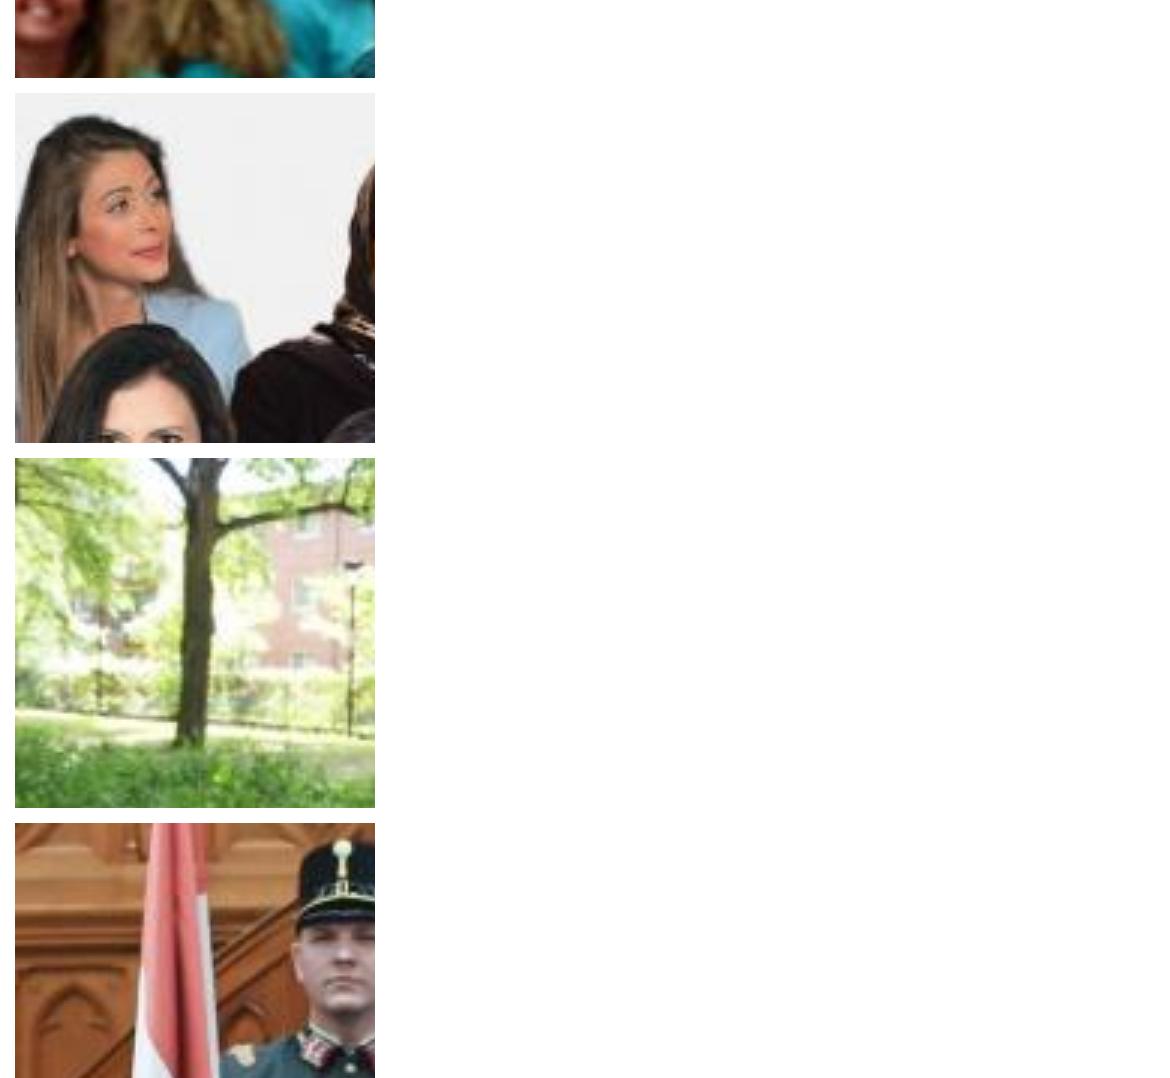 This screenshot has width=1170, height=1078. Describe the element at coordinates (103, 805) in the screenshot. I see `'Thursday, May 19, 2022'` at that location.